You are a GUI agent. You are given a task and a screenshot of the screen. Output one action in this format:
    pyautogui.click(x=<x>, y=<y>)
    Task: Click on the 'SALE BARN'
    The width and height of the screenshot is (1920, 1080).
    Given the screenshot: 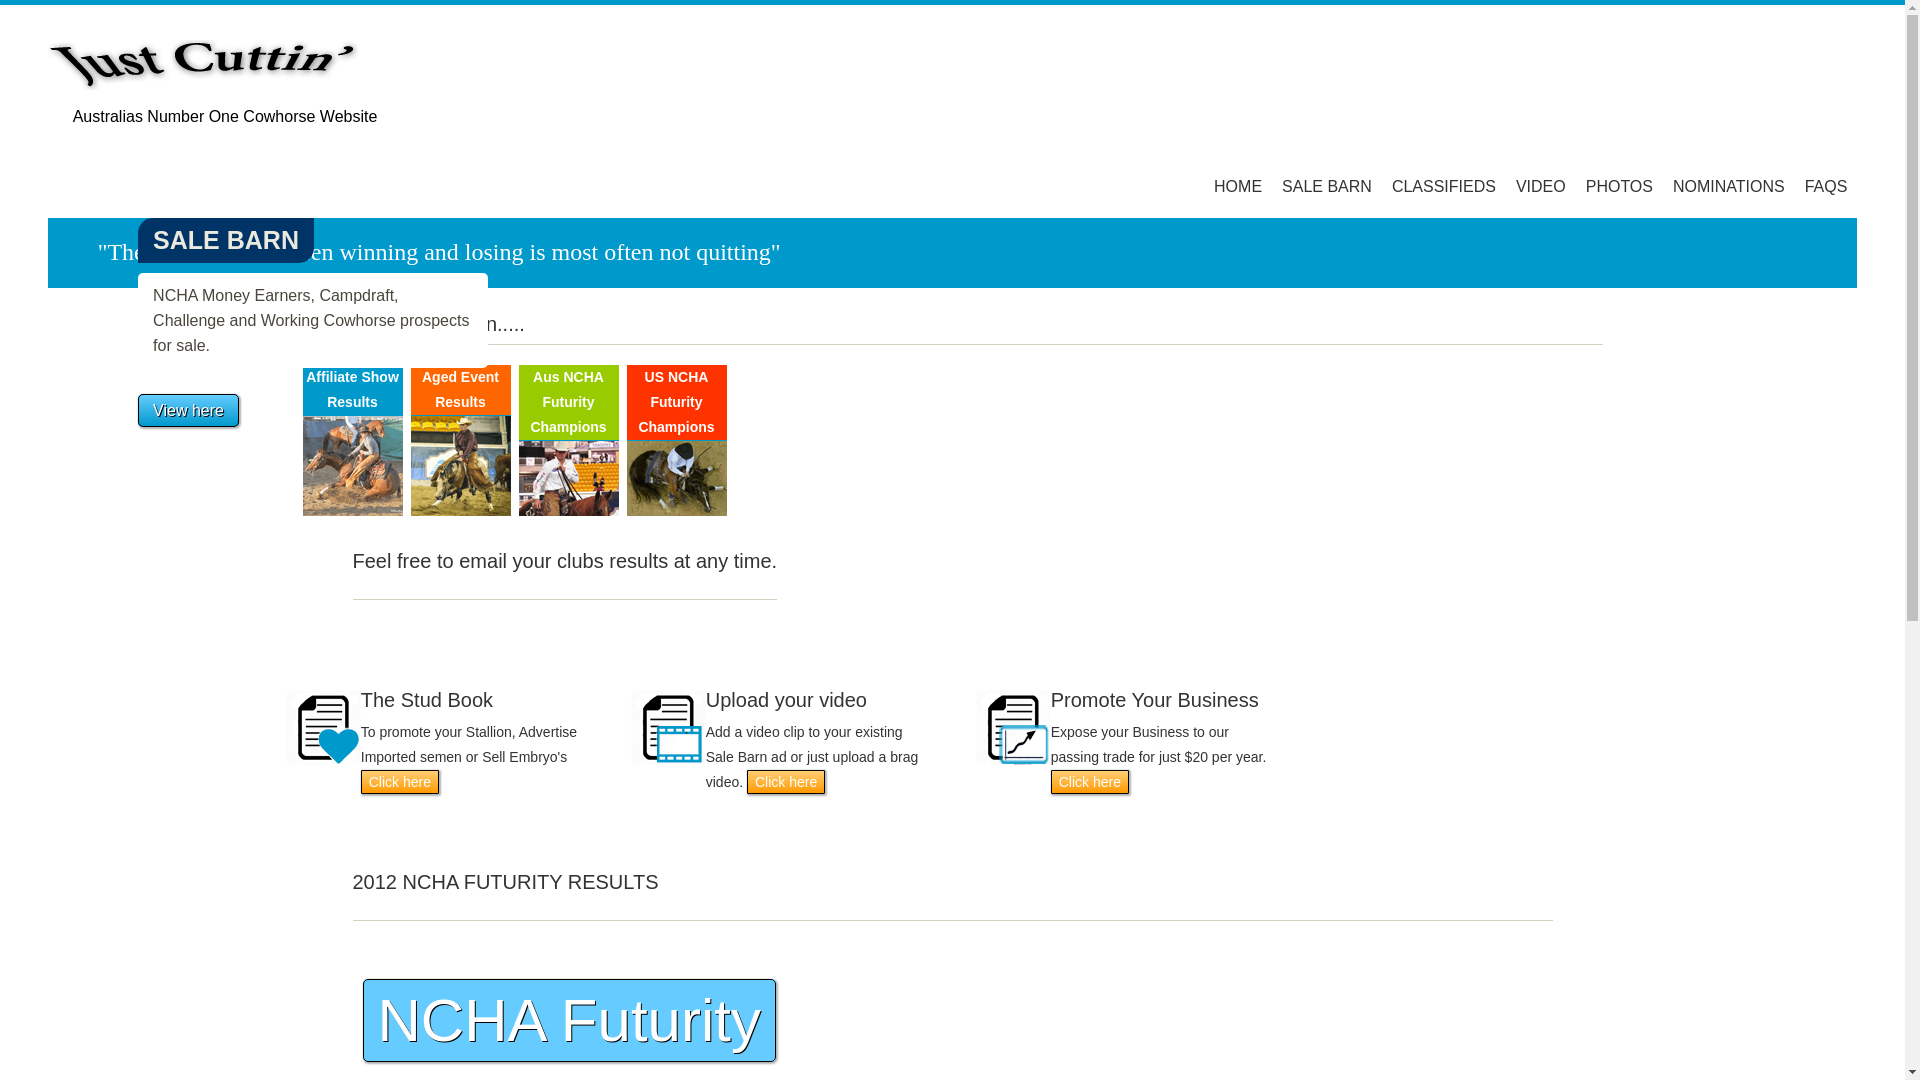 What is the action you would take?
    pyautogui.click(x=1326, y=186)
    